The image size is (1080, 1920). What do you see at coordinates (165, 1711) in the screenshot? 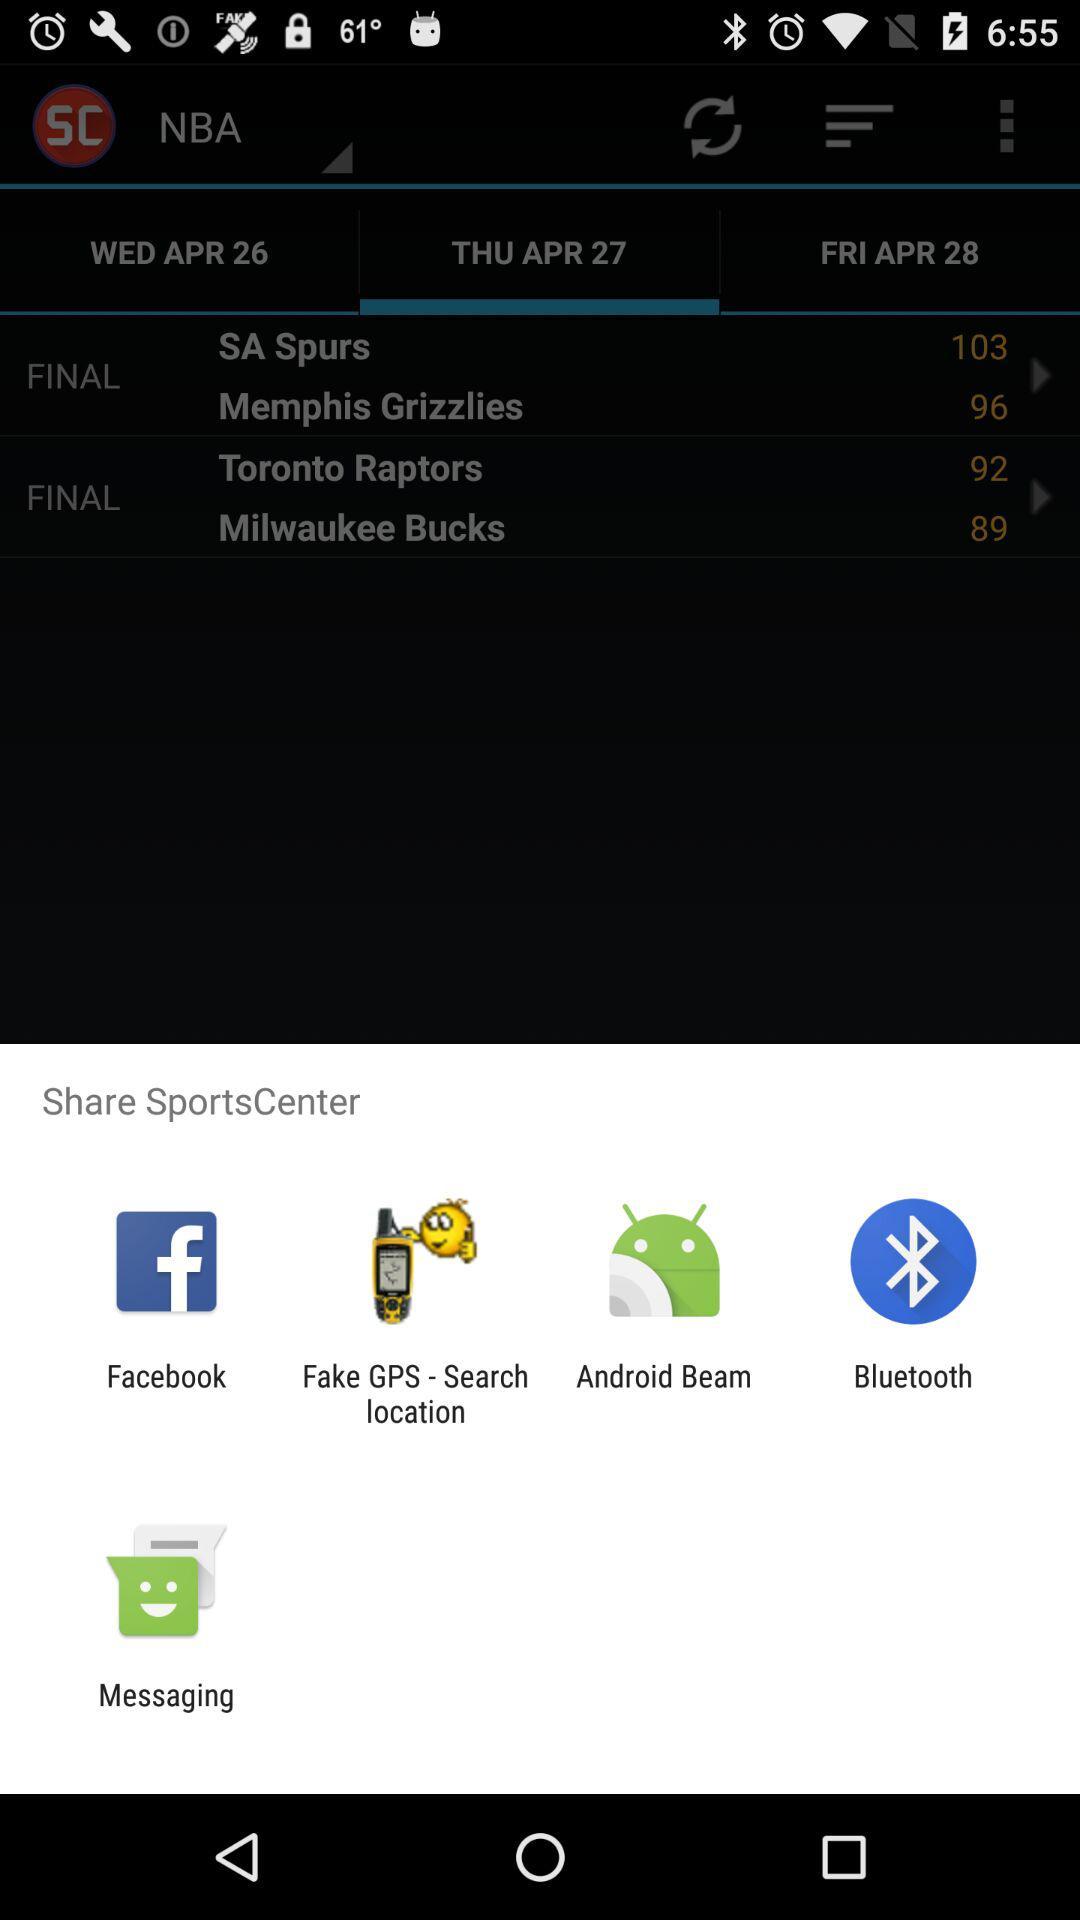
I see `messaging item` at bounding box center [165, 1711].